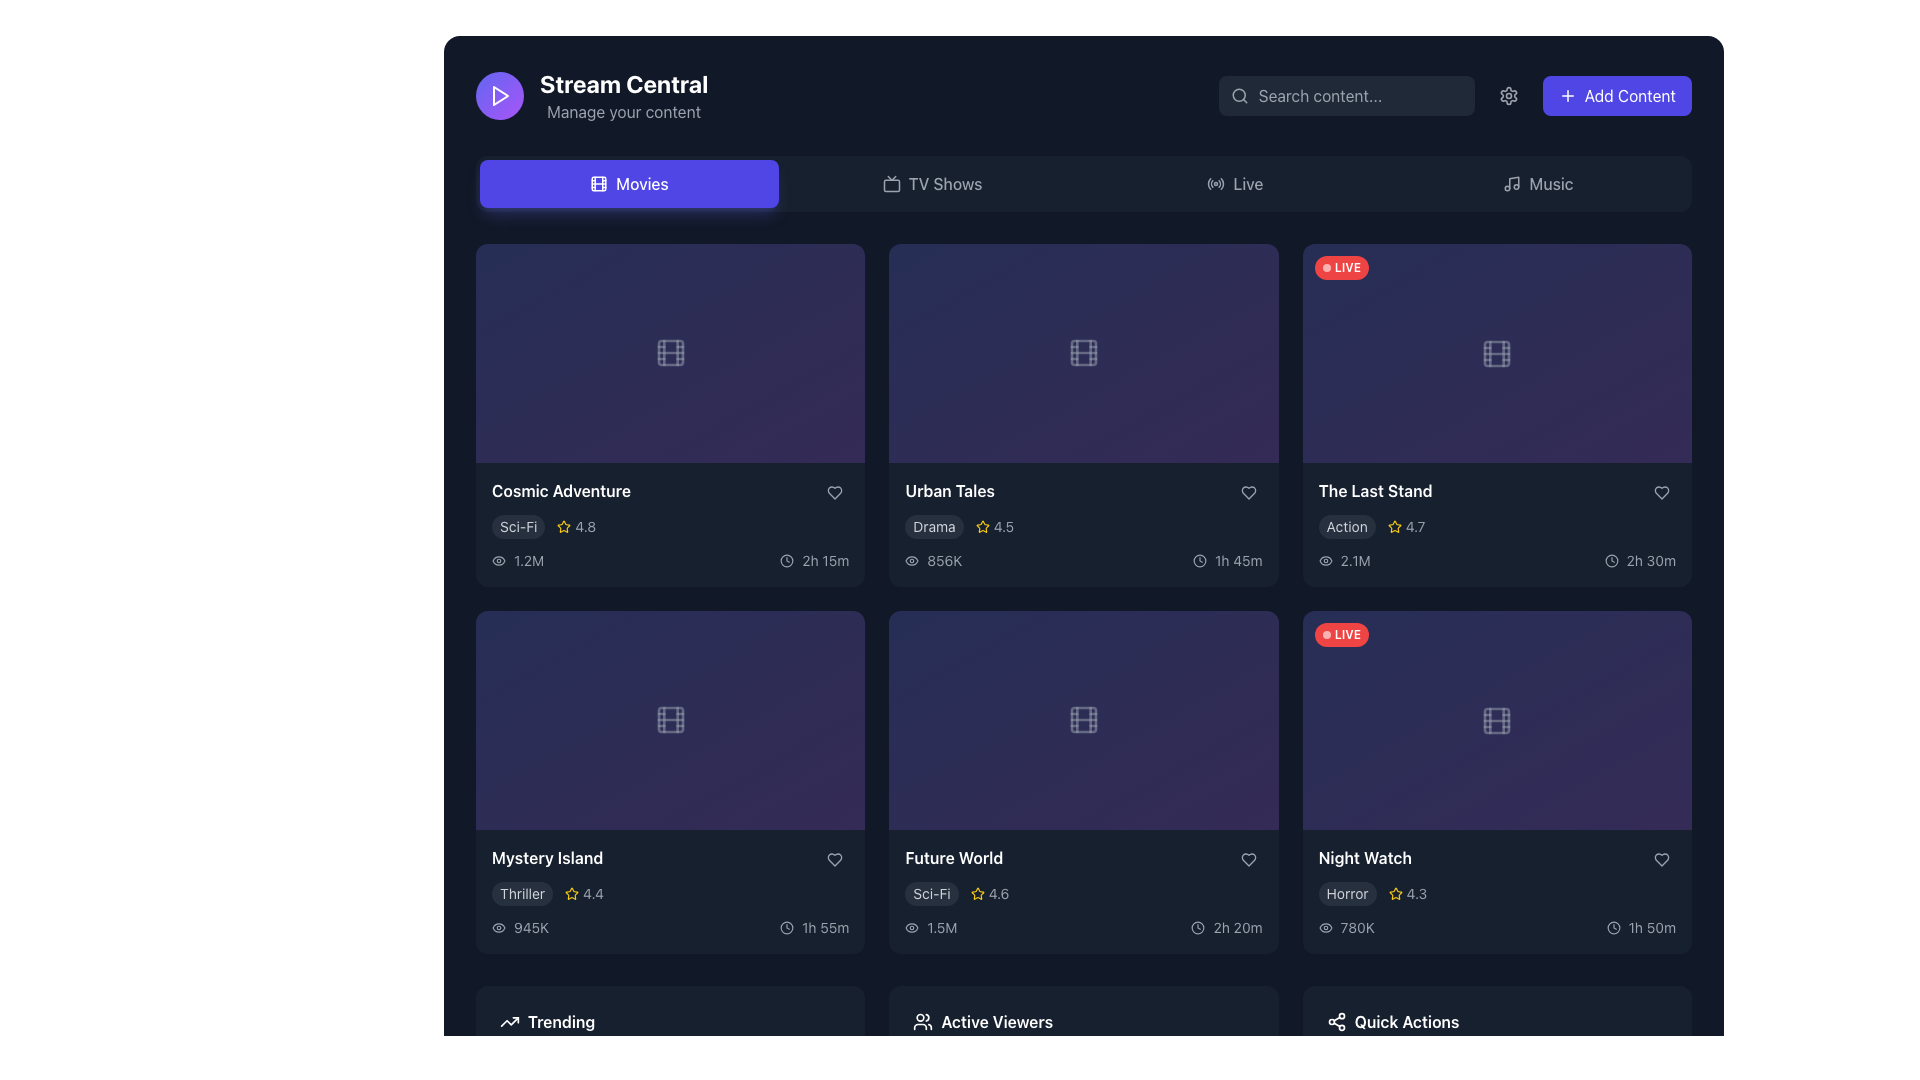 This screenshot has height=1080, width=1920. I want to click on the SVG rectangle representing the film reel icon for the movie 'Mystery Island' in the second row and first column of the grid for focus, so click(670, 720).